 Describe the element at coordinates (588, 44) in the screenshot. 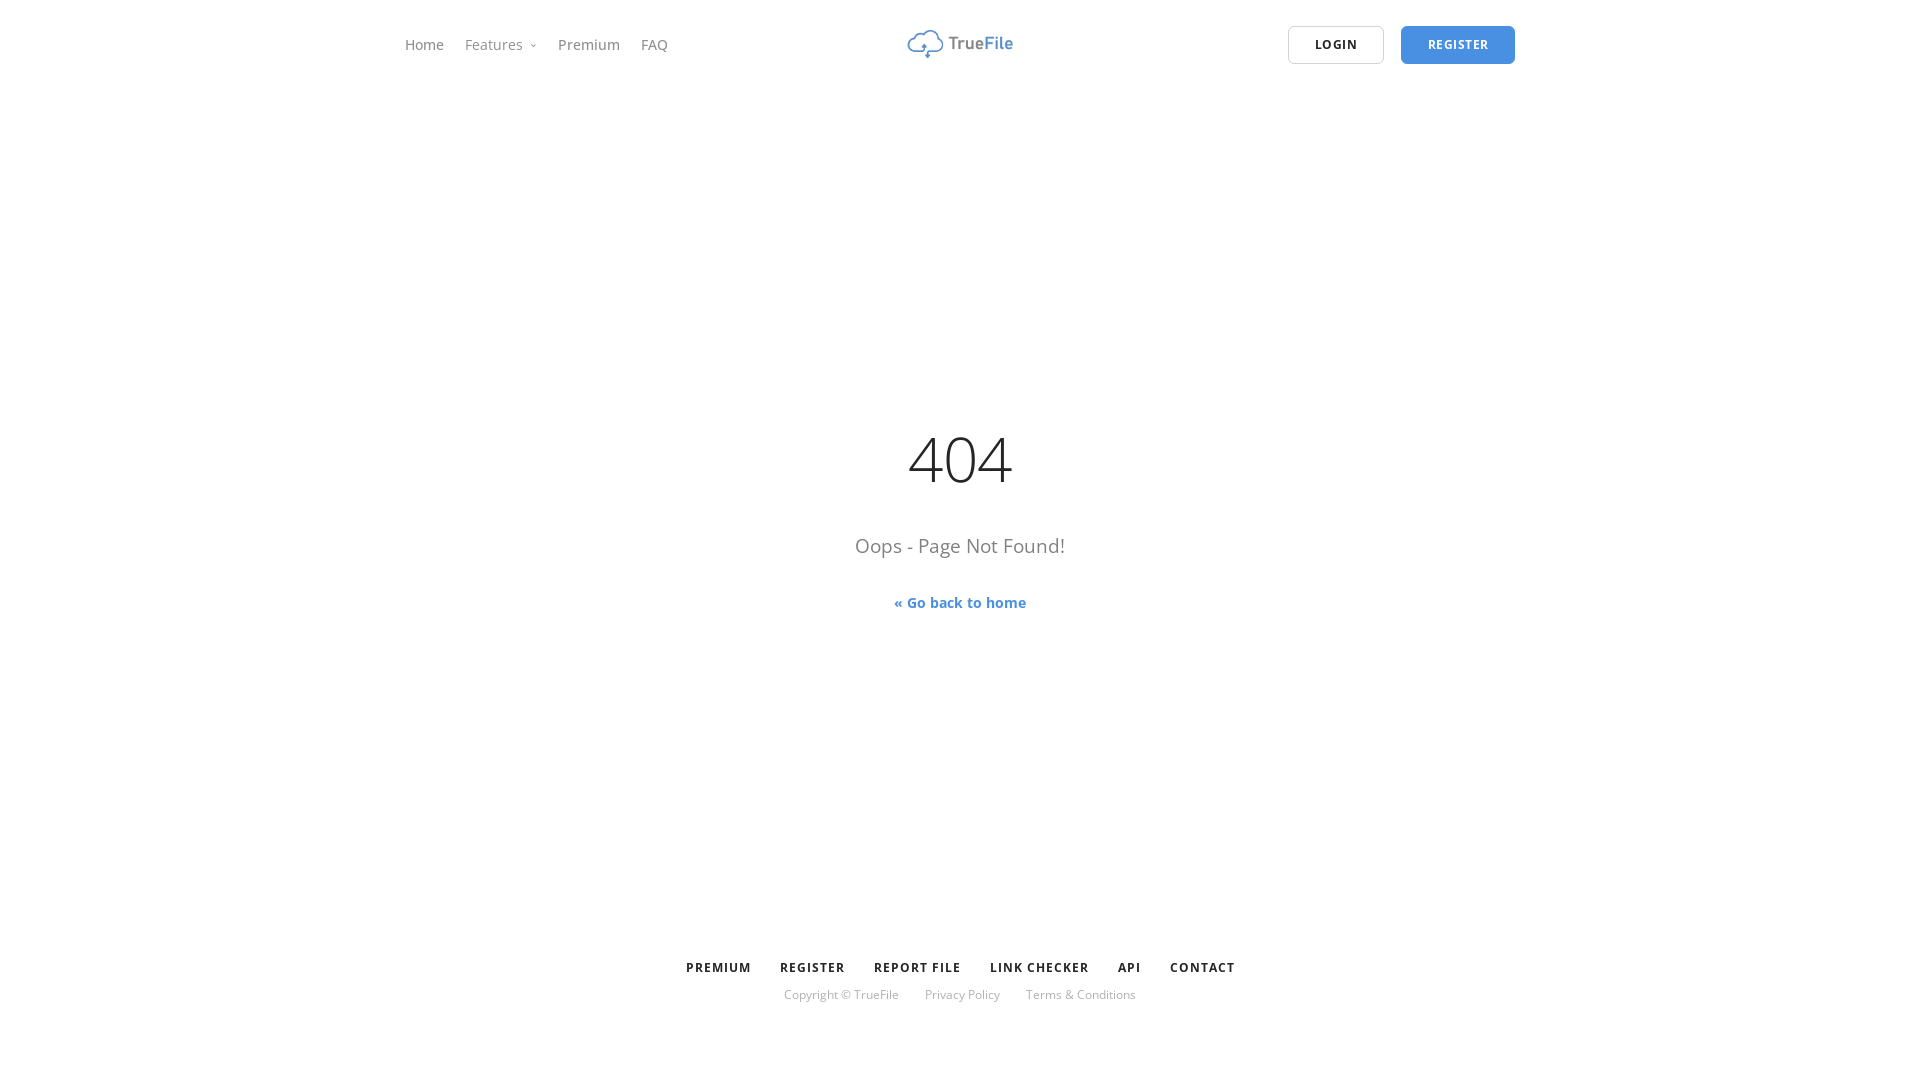

I see `'Premium'` at that location.